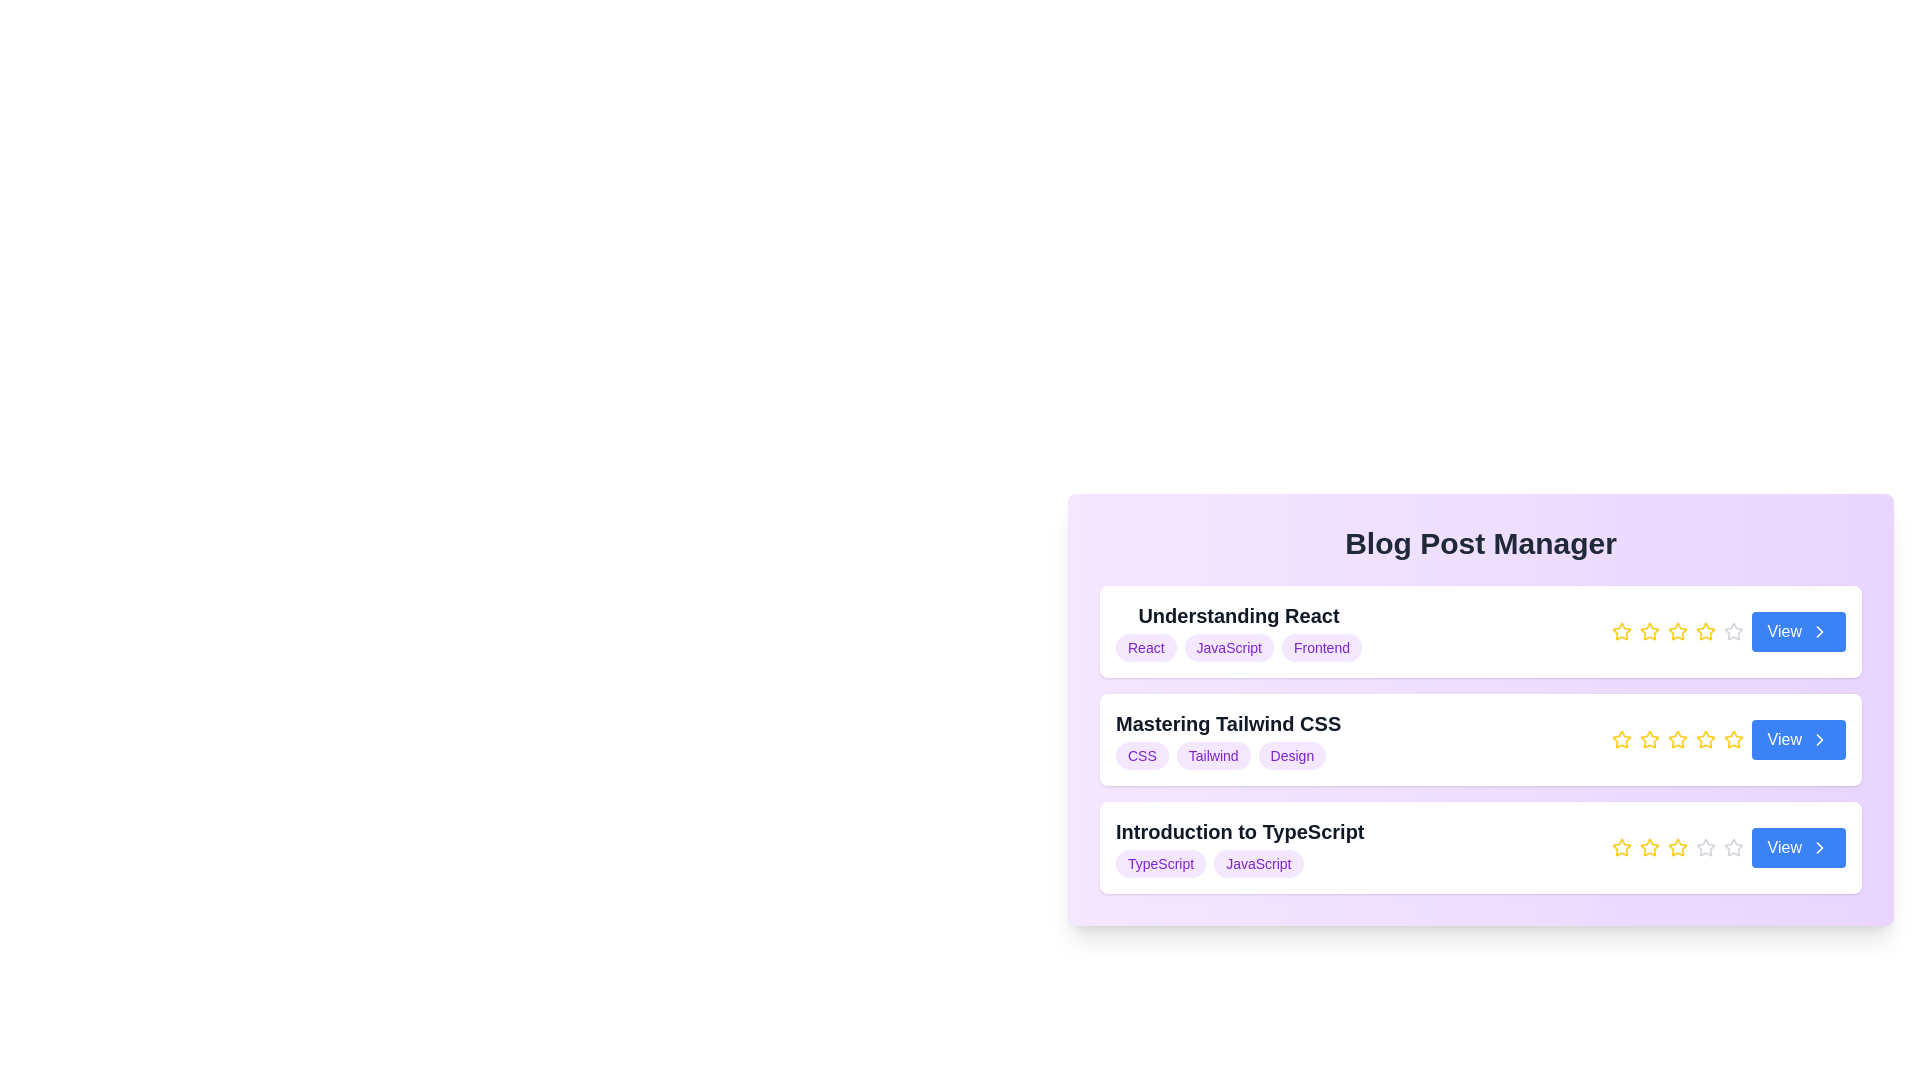 This screenshot has height=1080, width=1920. What do you see at coordinates (1142, 756) in the screenshot?
I see `the 'CSS' tag located below the 'Mastering Tailwind CSS' title` at bounding box center [1142, 756].